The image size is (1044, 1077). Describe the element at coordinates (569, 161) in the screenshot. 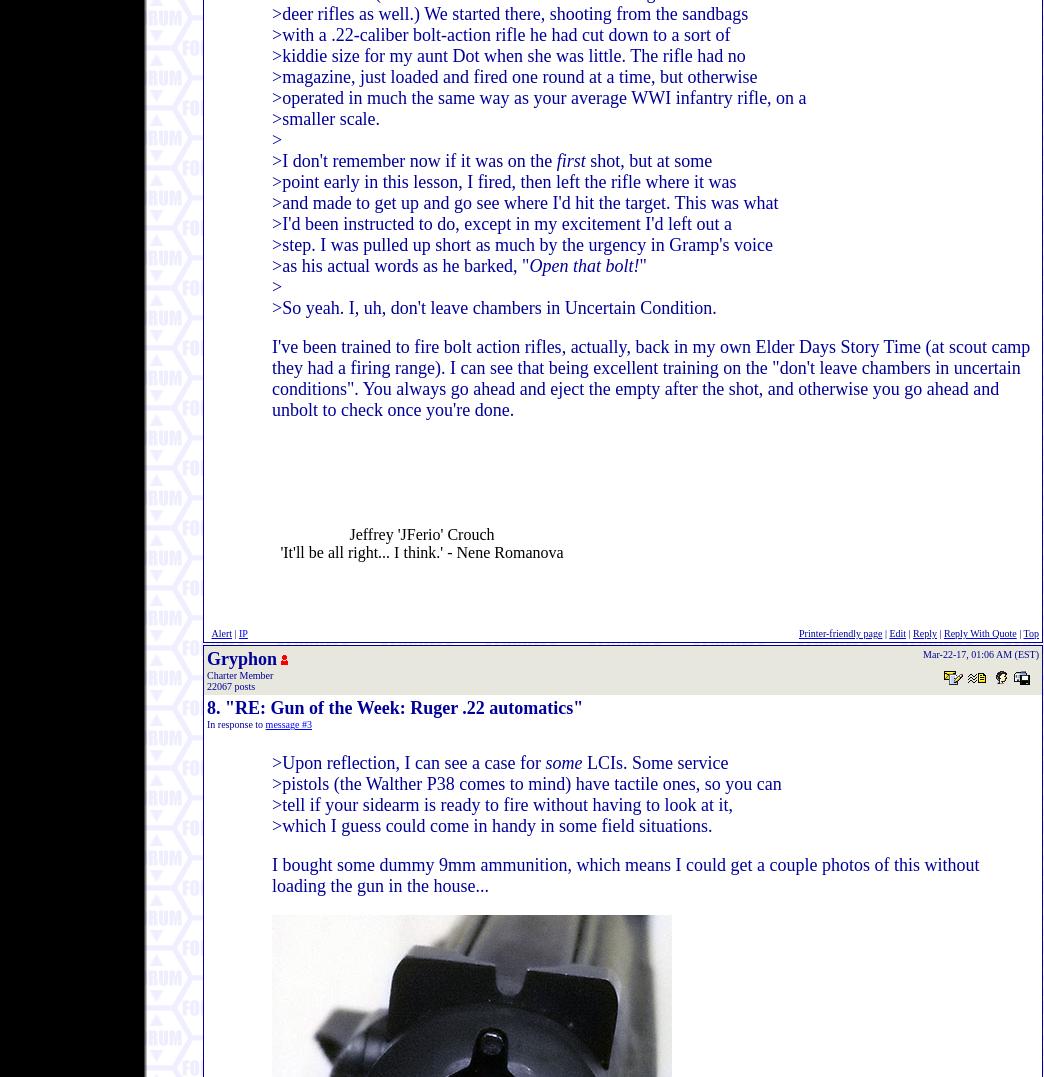

I see `'first'` at that location.